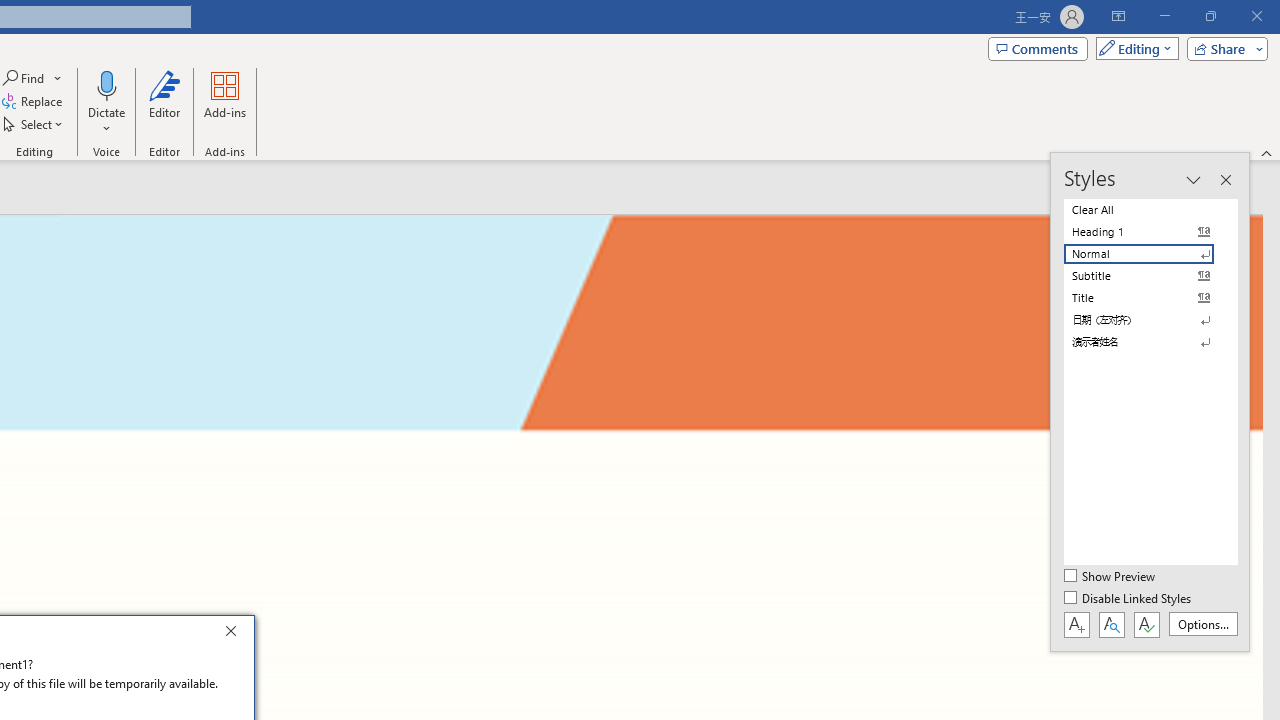  Describe the element at coordinates (1222, 47) in the screenshot. I see `'Share'` at that location.